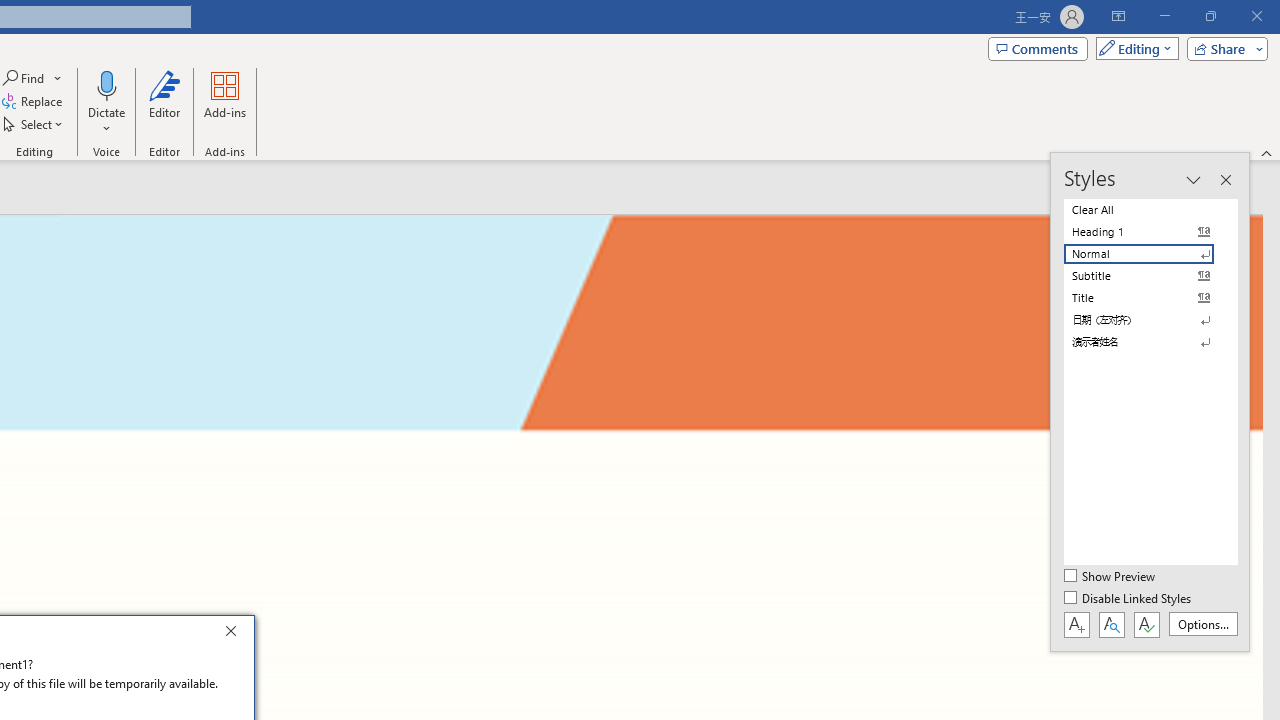  Describe the element at coordinates (1222, 47) in the screenshot. I see `'Share'` at that location.